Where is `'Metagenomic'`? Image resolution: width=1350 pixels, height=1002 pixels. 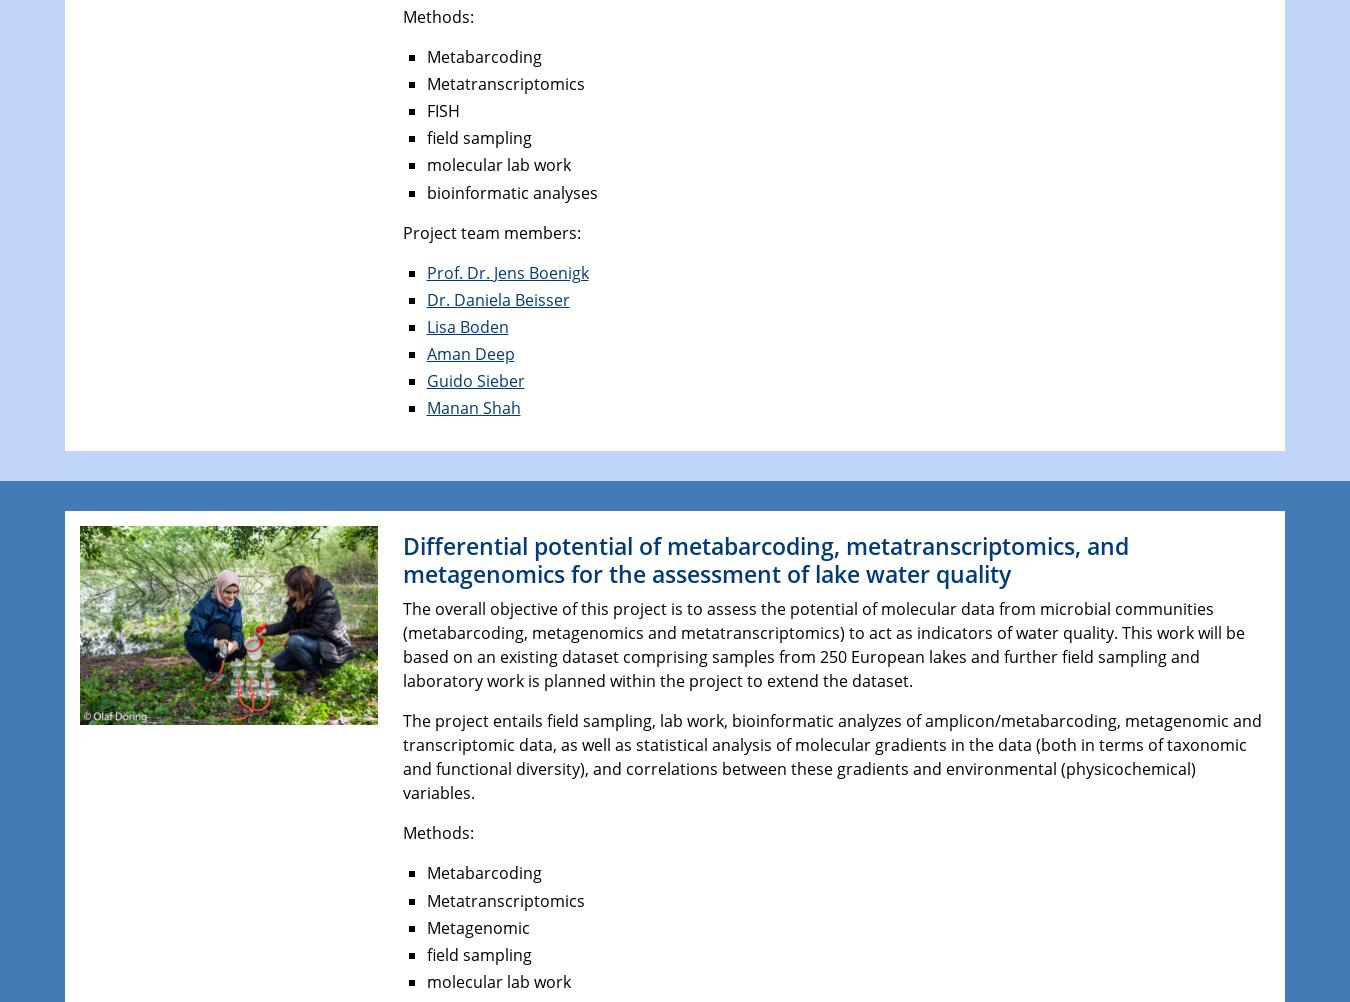 'Metagenomic' is located at coordinates (476, 925).